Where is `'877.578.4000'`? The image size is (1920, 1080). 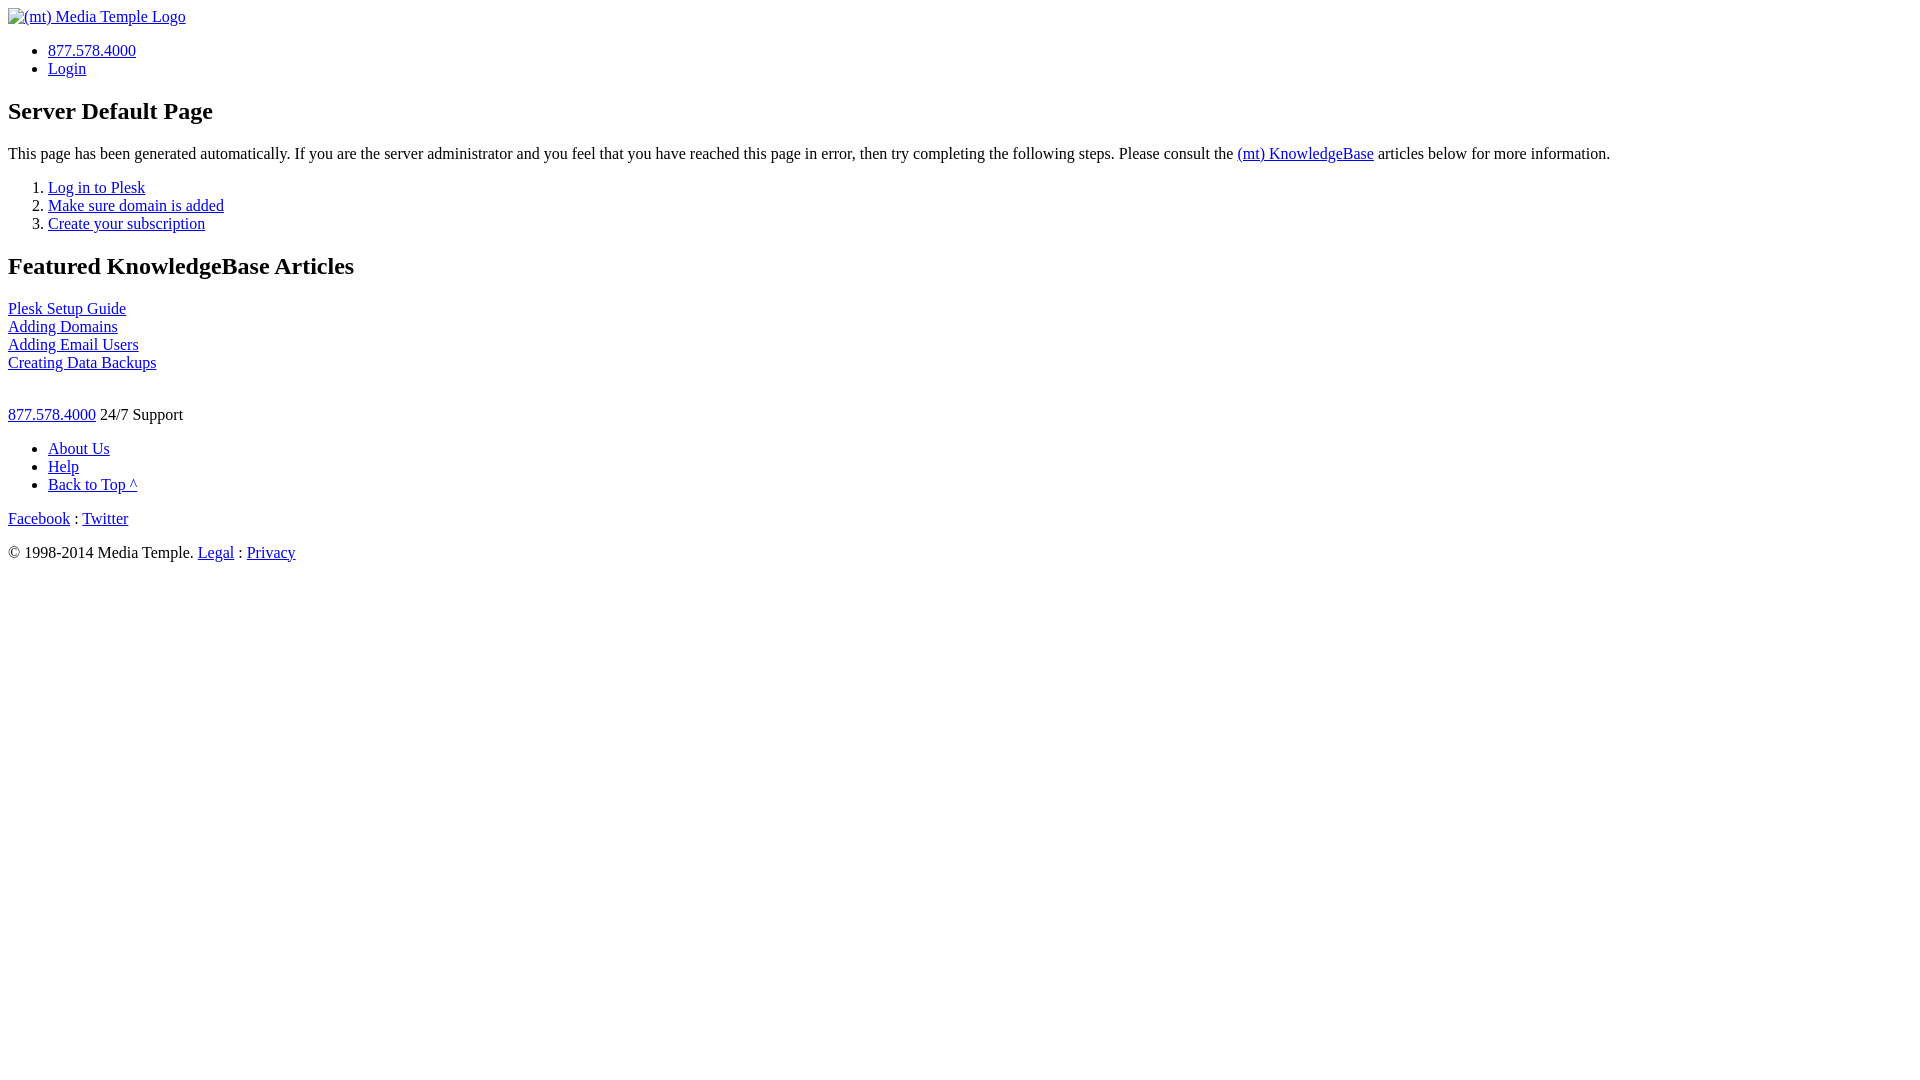 '877.578.4000' is located at coordinates (52, 413).